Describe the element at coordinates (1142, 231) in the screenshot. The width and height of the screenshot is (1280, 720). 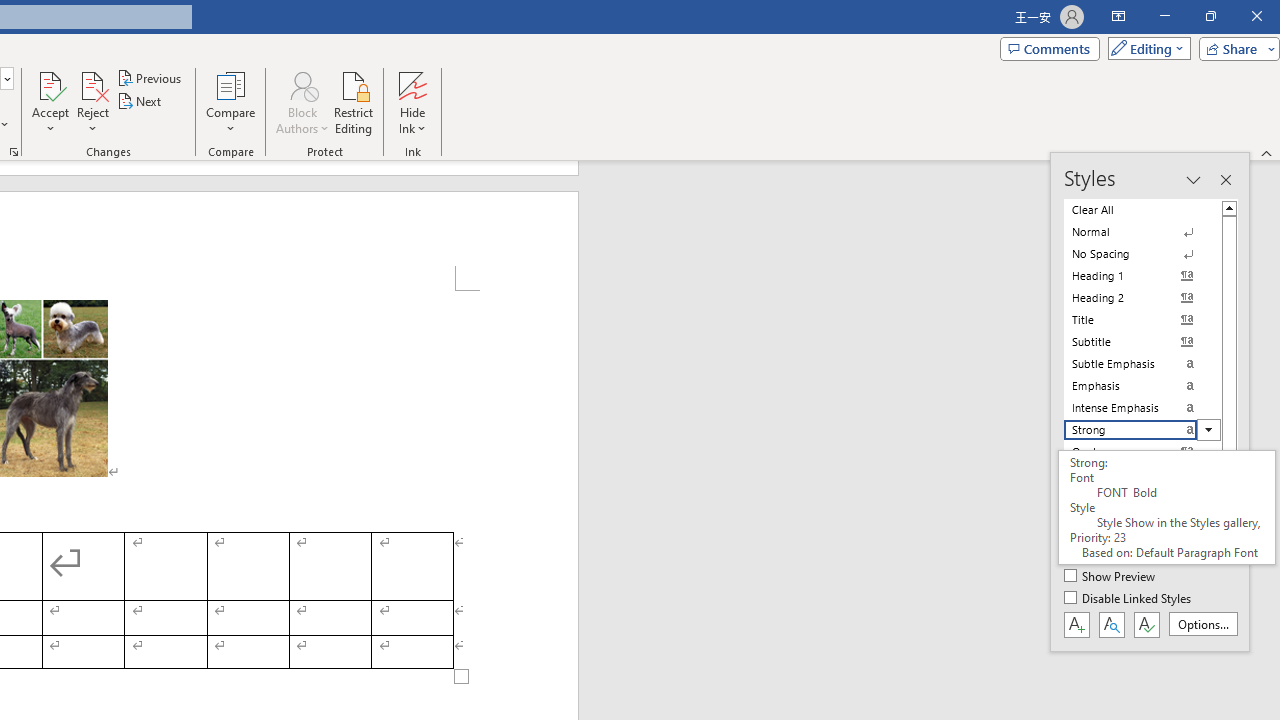
I see `'Normal'` at that location.